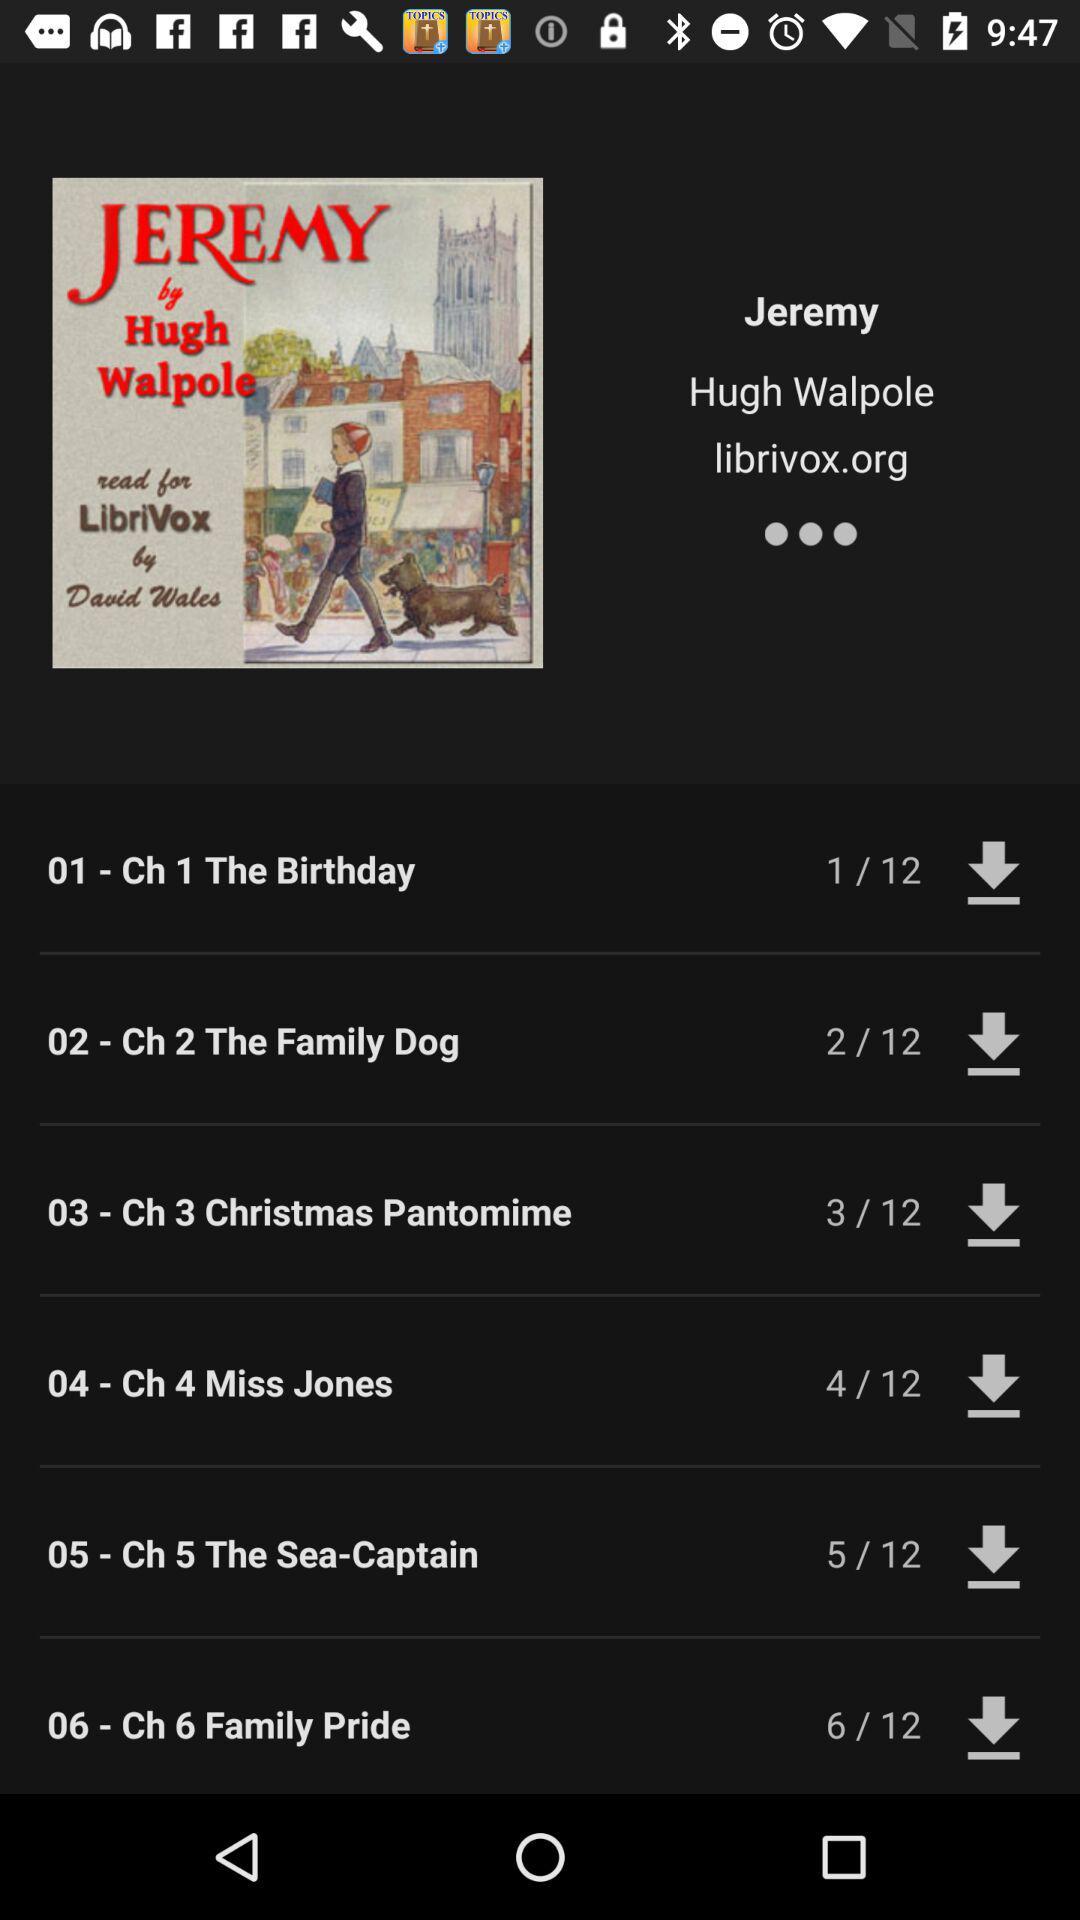  What do you see at coordinates (811, 529) in the screenshot?
I see `the item above the 01 ch 1 icon` at bounding box center [811, 529].